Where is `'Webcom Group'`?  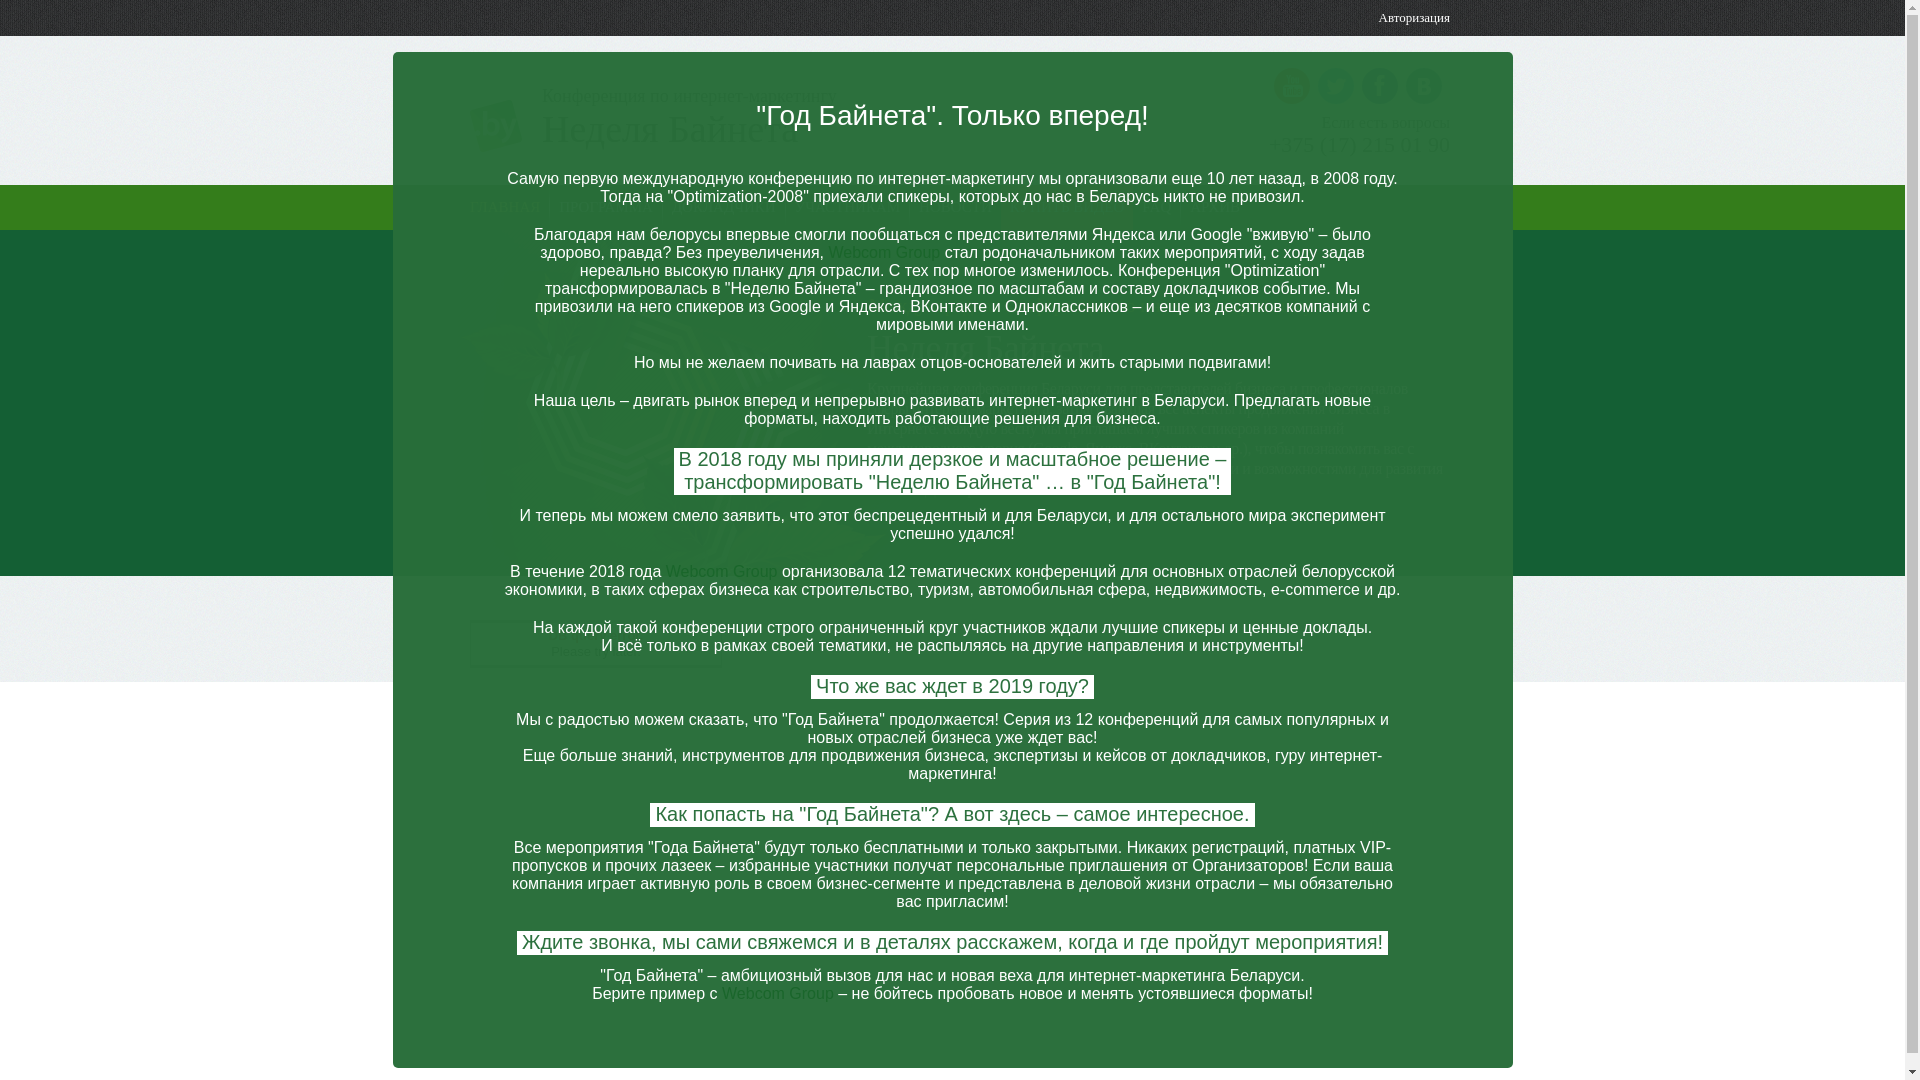
'Webcom Group' is located at coordinates (720, 571).